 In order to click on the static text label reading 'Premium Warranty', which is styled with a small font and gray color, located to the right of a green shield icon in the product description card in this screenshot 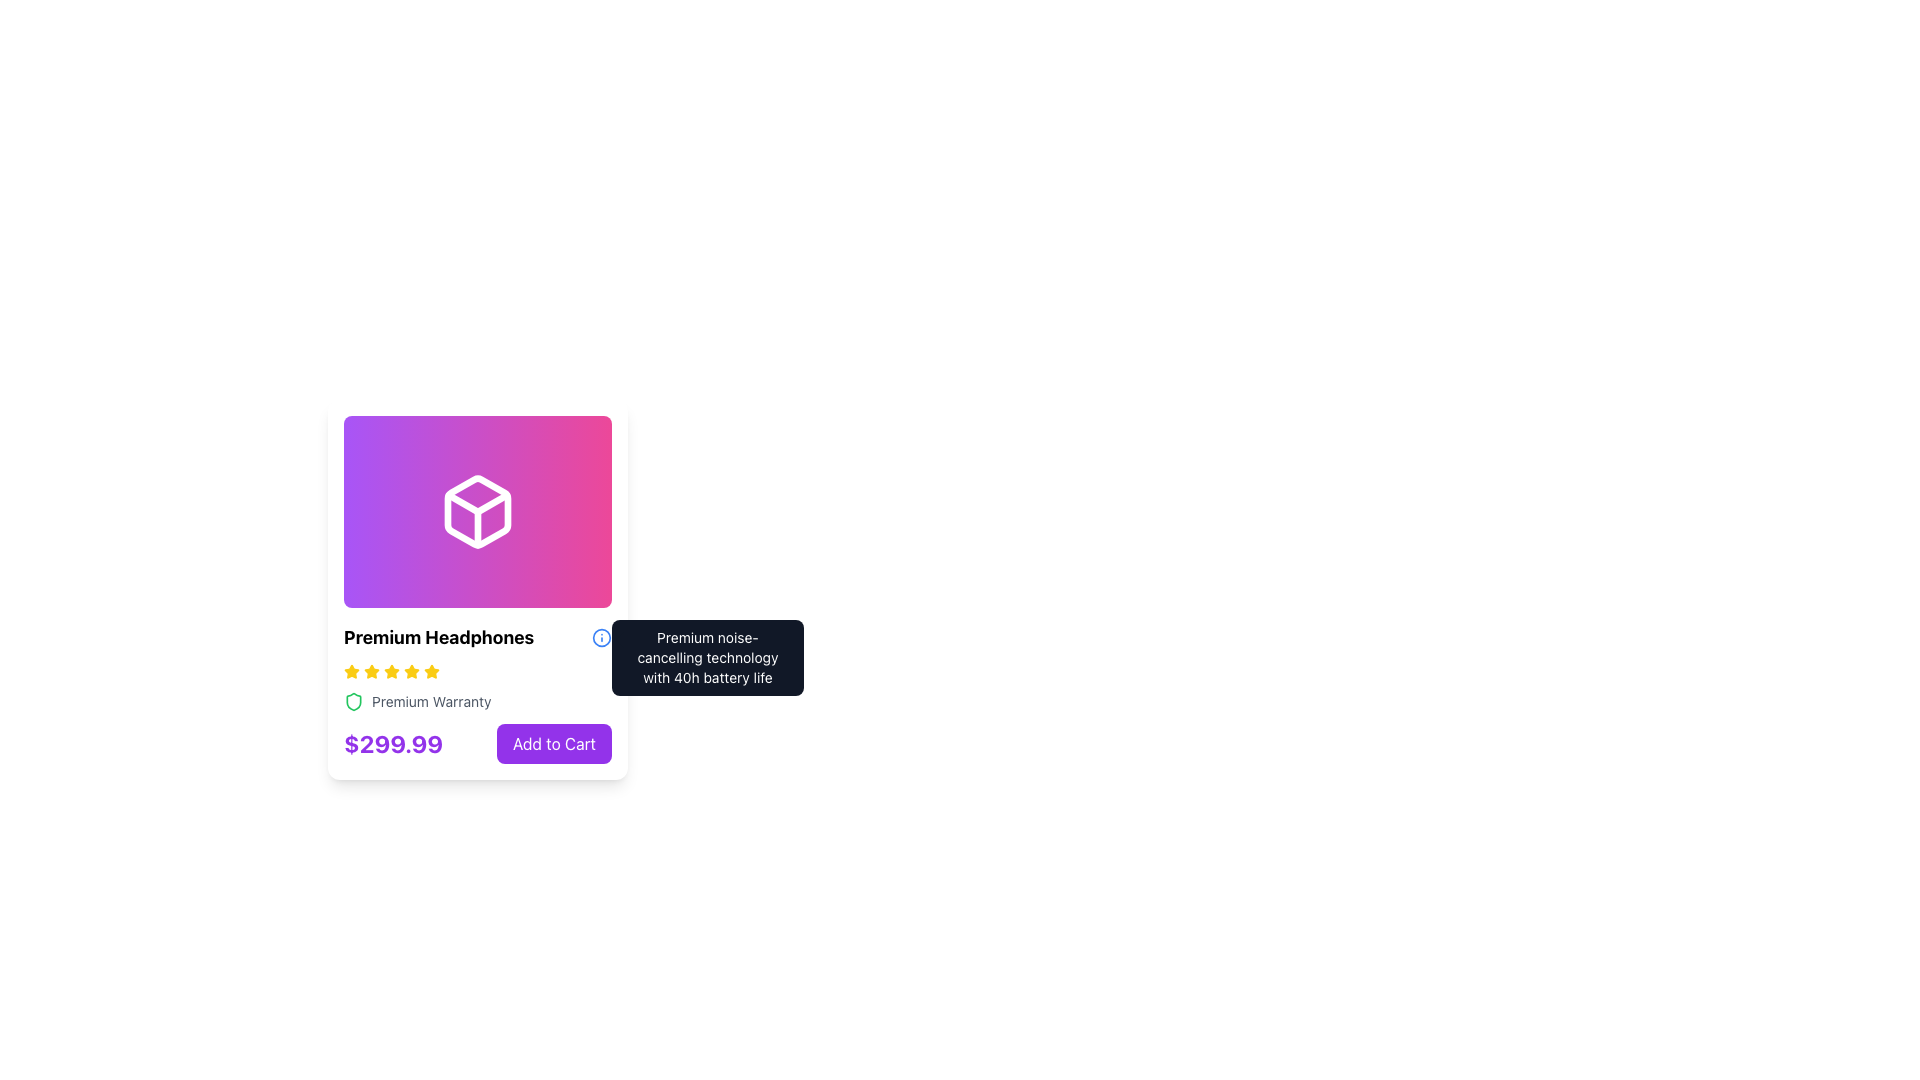, I will do `click(430, 701)`.